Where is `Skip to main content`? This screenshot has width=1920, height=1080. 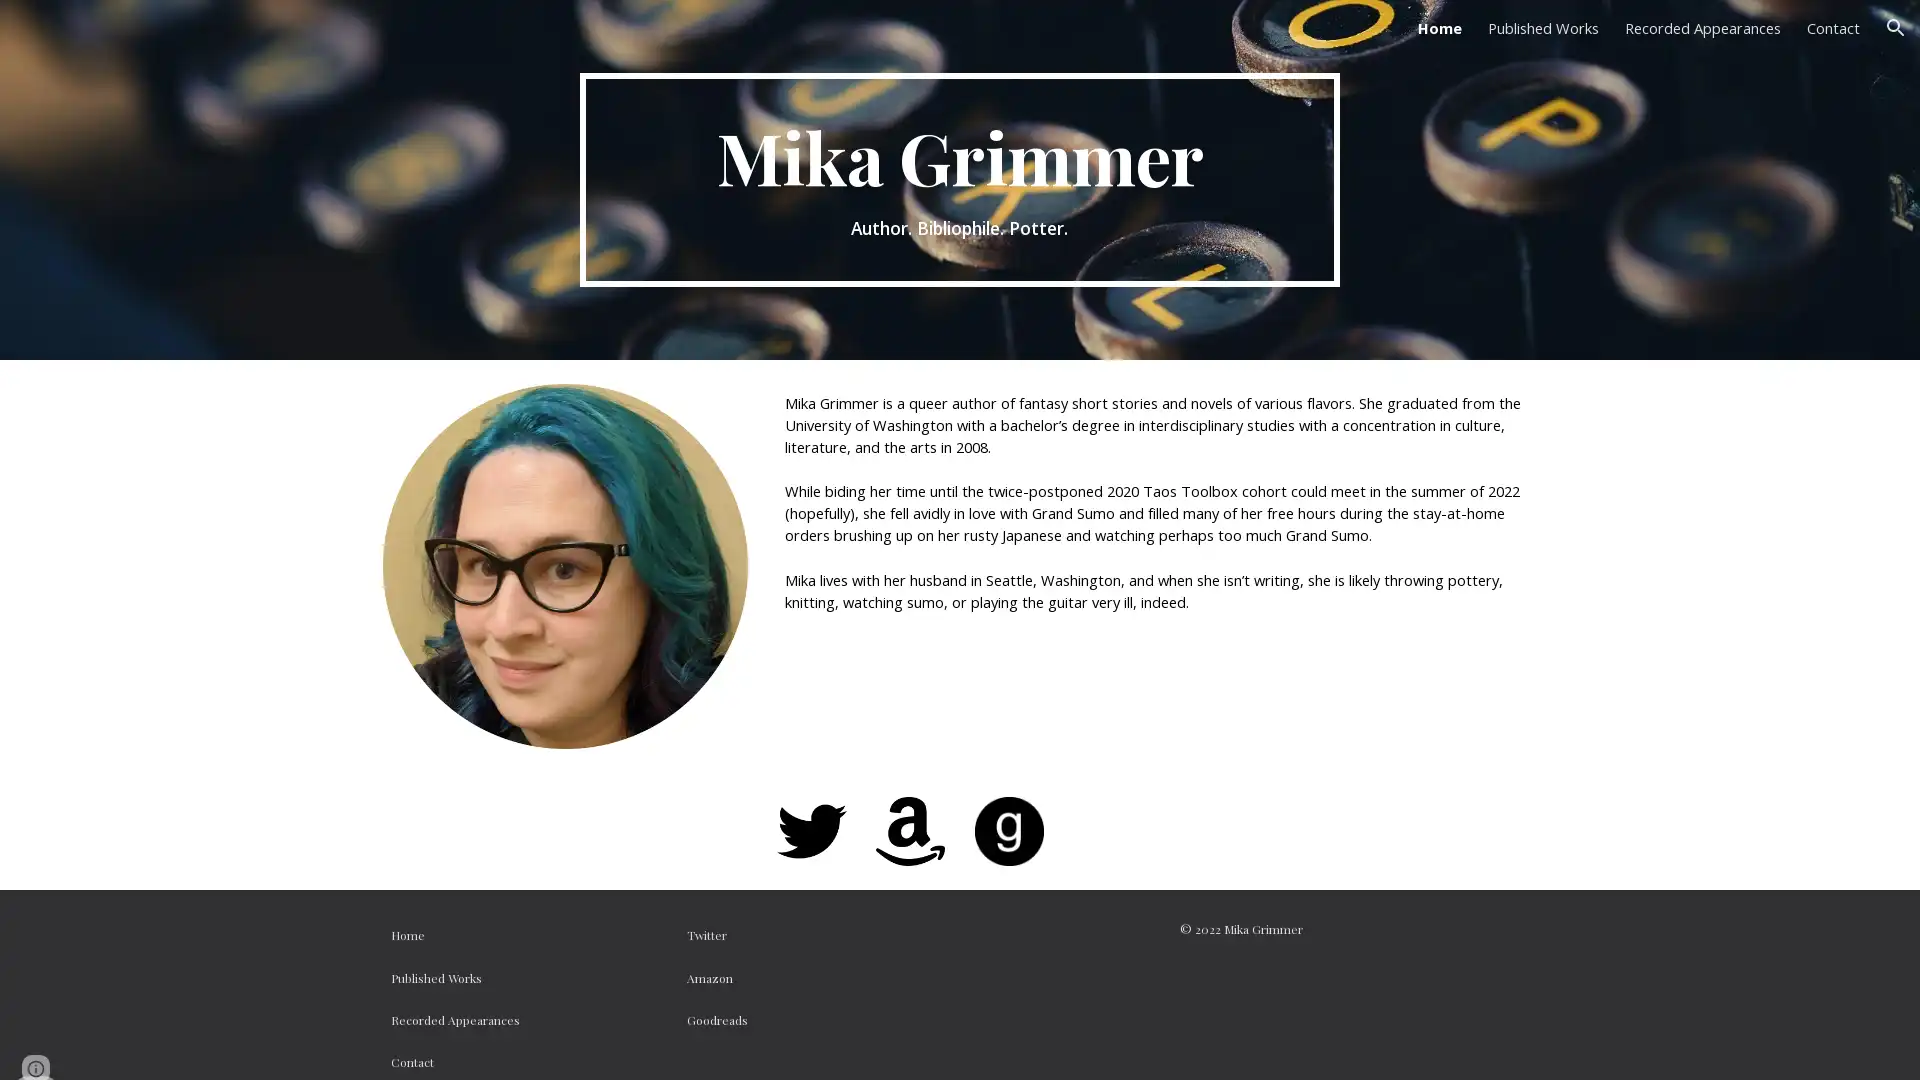
Skip to main content is located at coordinates (787, 37).